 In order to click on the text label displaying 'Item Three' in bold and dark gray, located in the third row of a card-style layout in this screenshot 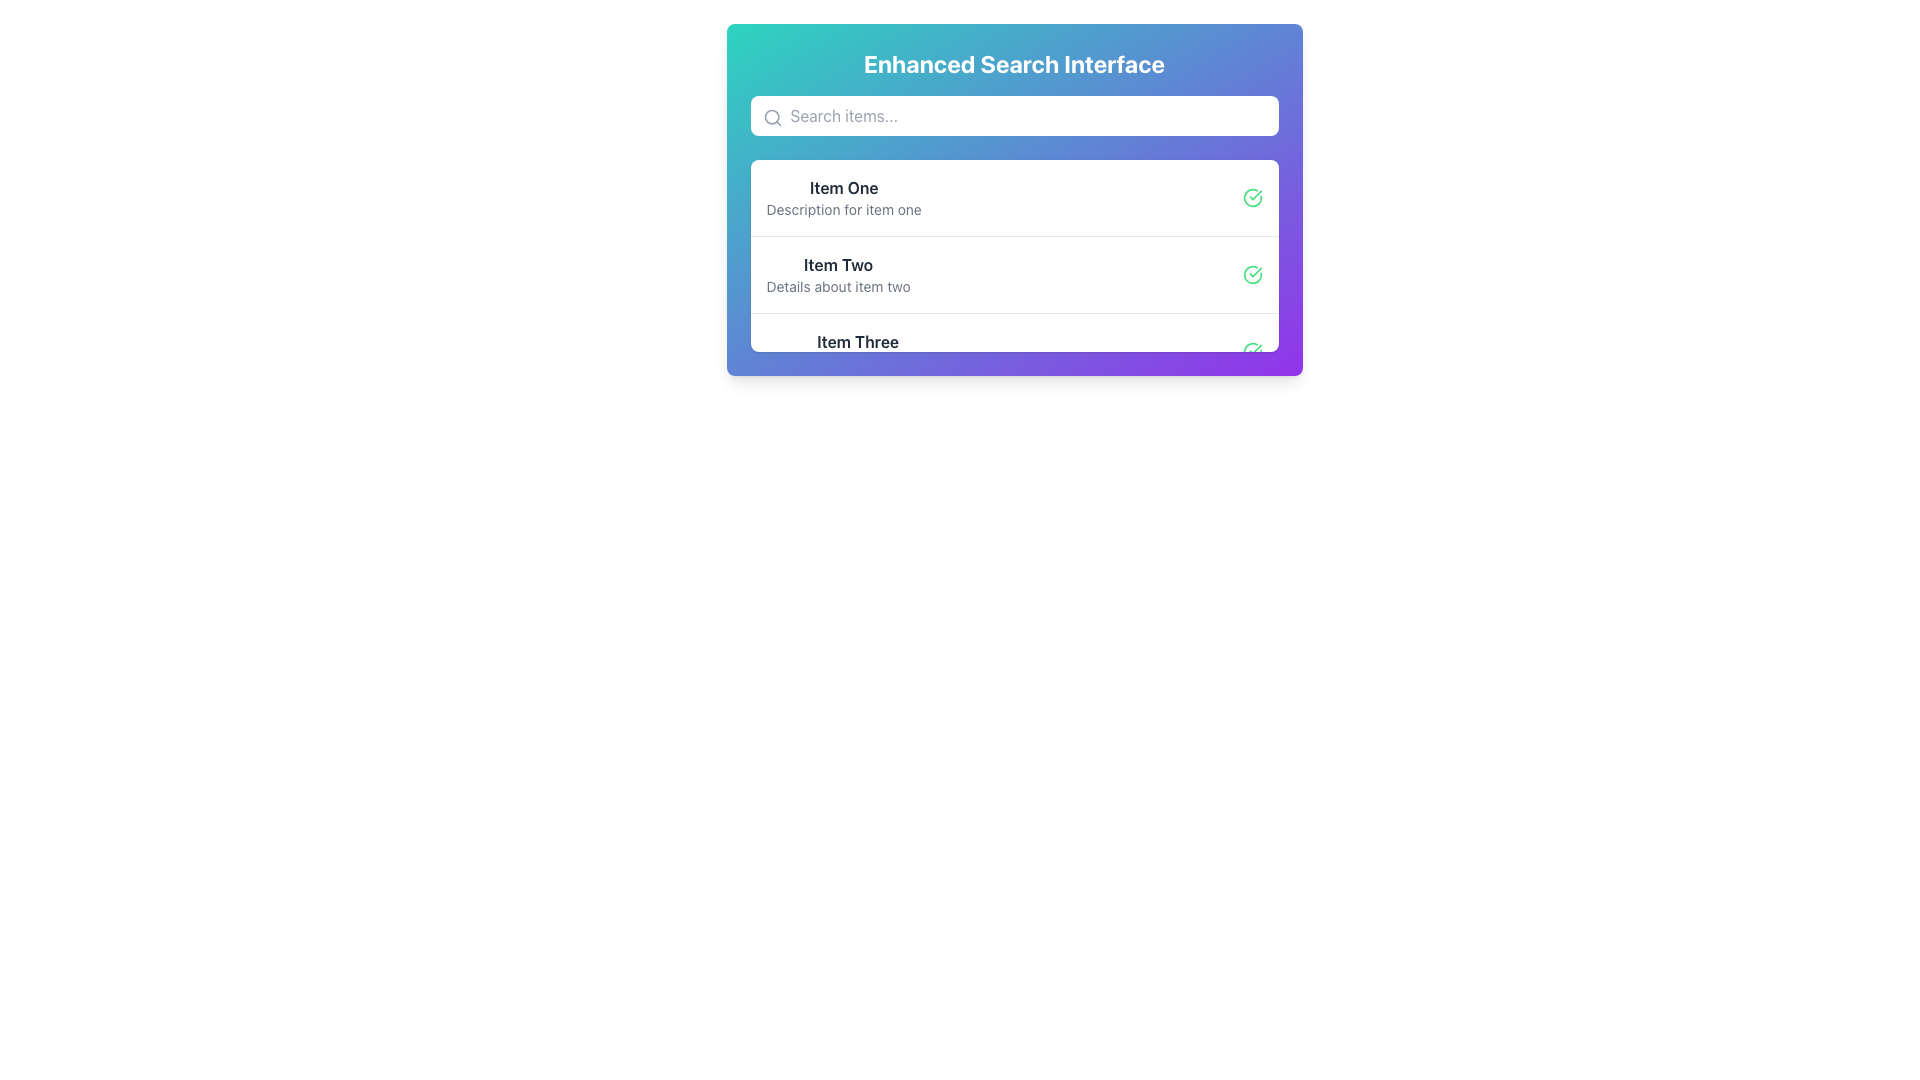, I will do `click(858, 341)`.